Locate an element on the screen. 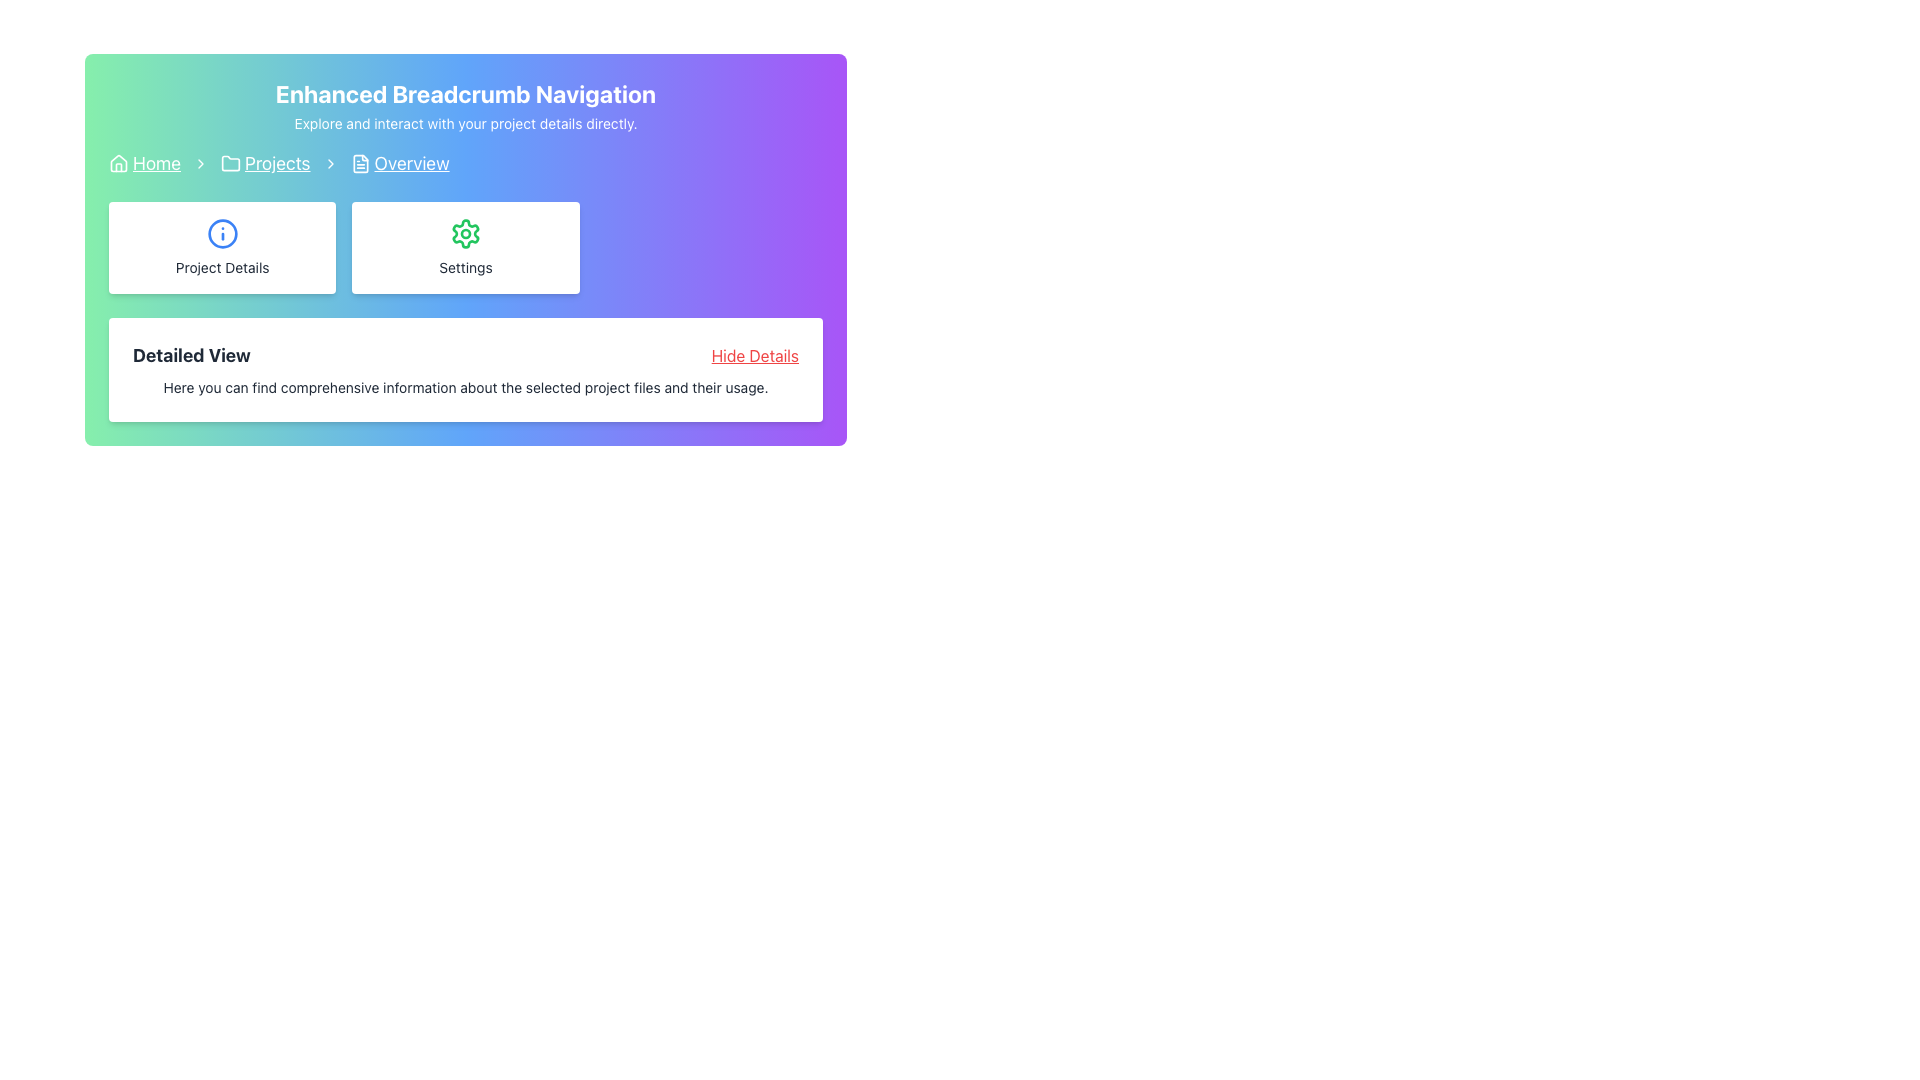 The height and width of the screenshot is (1080, 1920). the gear icon located in the upper section of the interface, slightly to the right of the center of a green-to-purple gradient background is located at coordinates (464, 233).